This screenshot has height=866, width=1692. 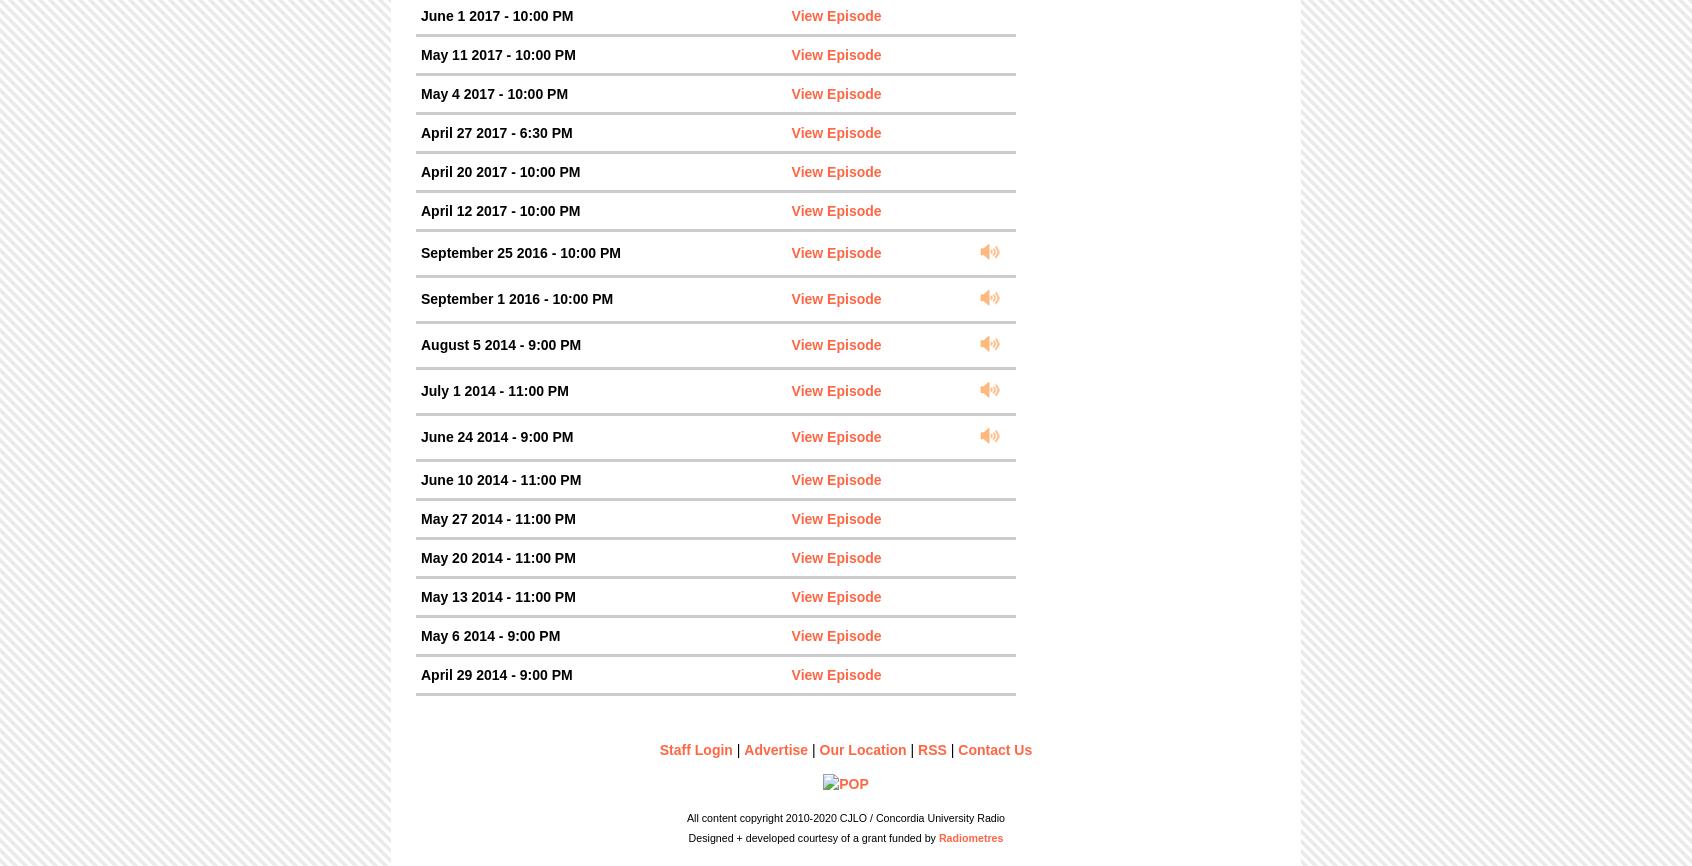 What do you see at coordinates (500, 210) in the screenshot?
I see `'April 12 2017 - 10:00 PM'` at bounding box center [500, 210].